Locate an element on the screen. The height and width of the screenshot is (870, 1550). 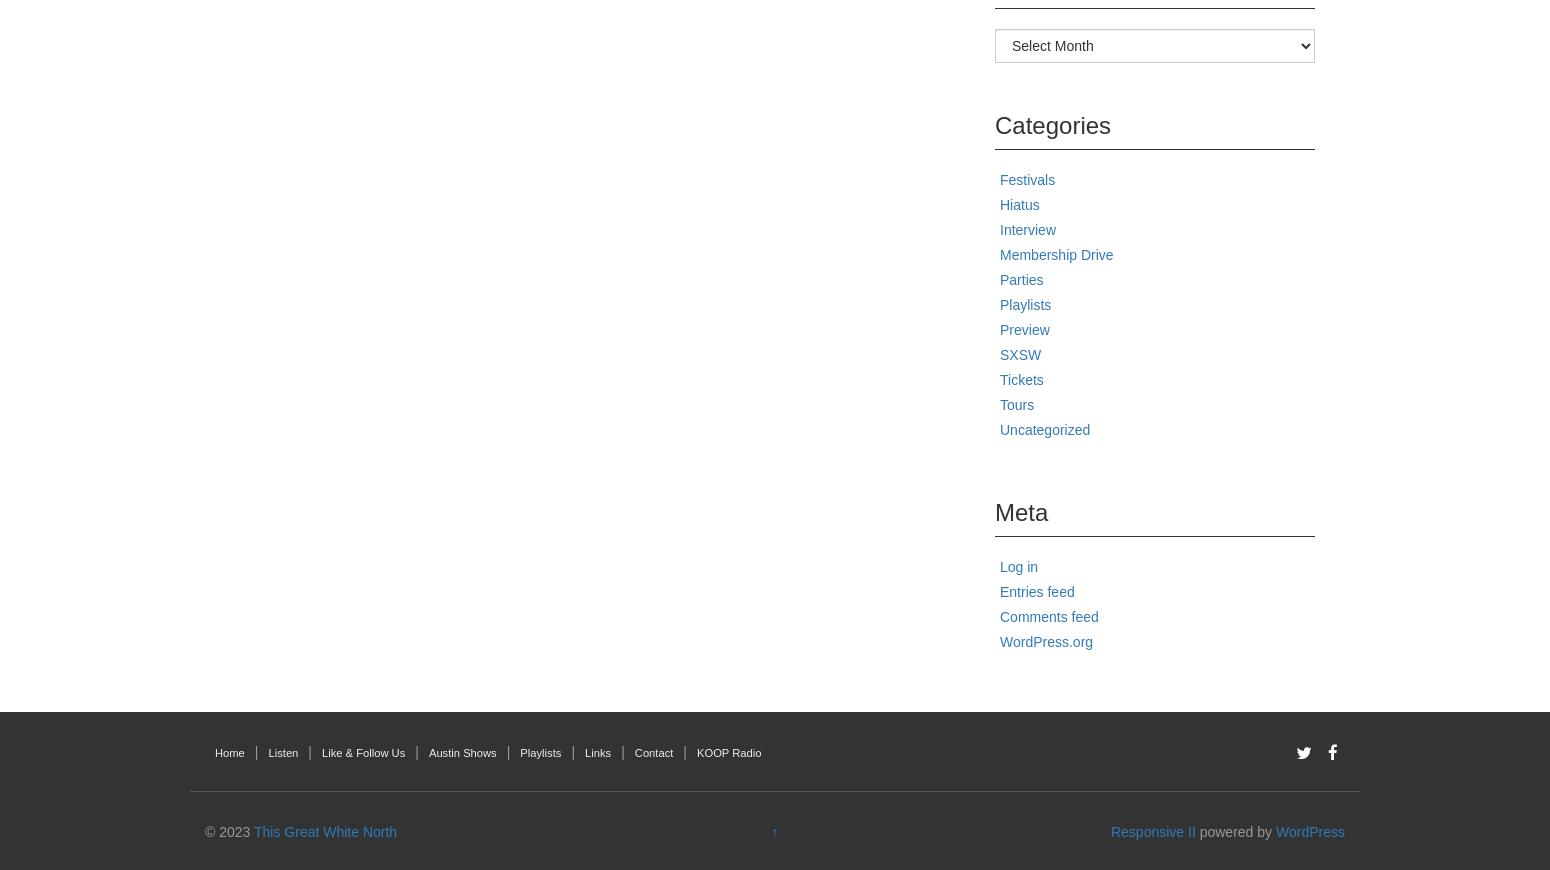
'Uncategorized' is located at coordinates (1045, 428).